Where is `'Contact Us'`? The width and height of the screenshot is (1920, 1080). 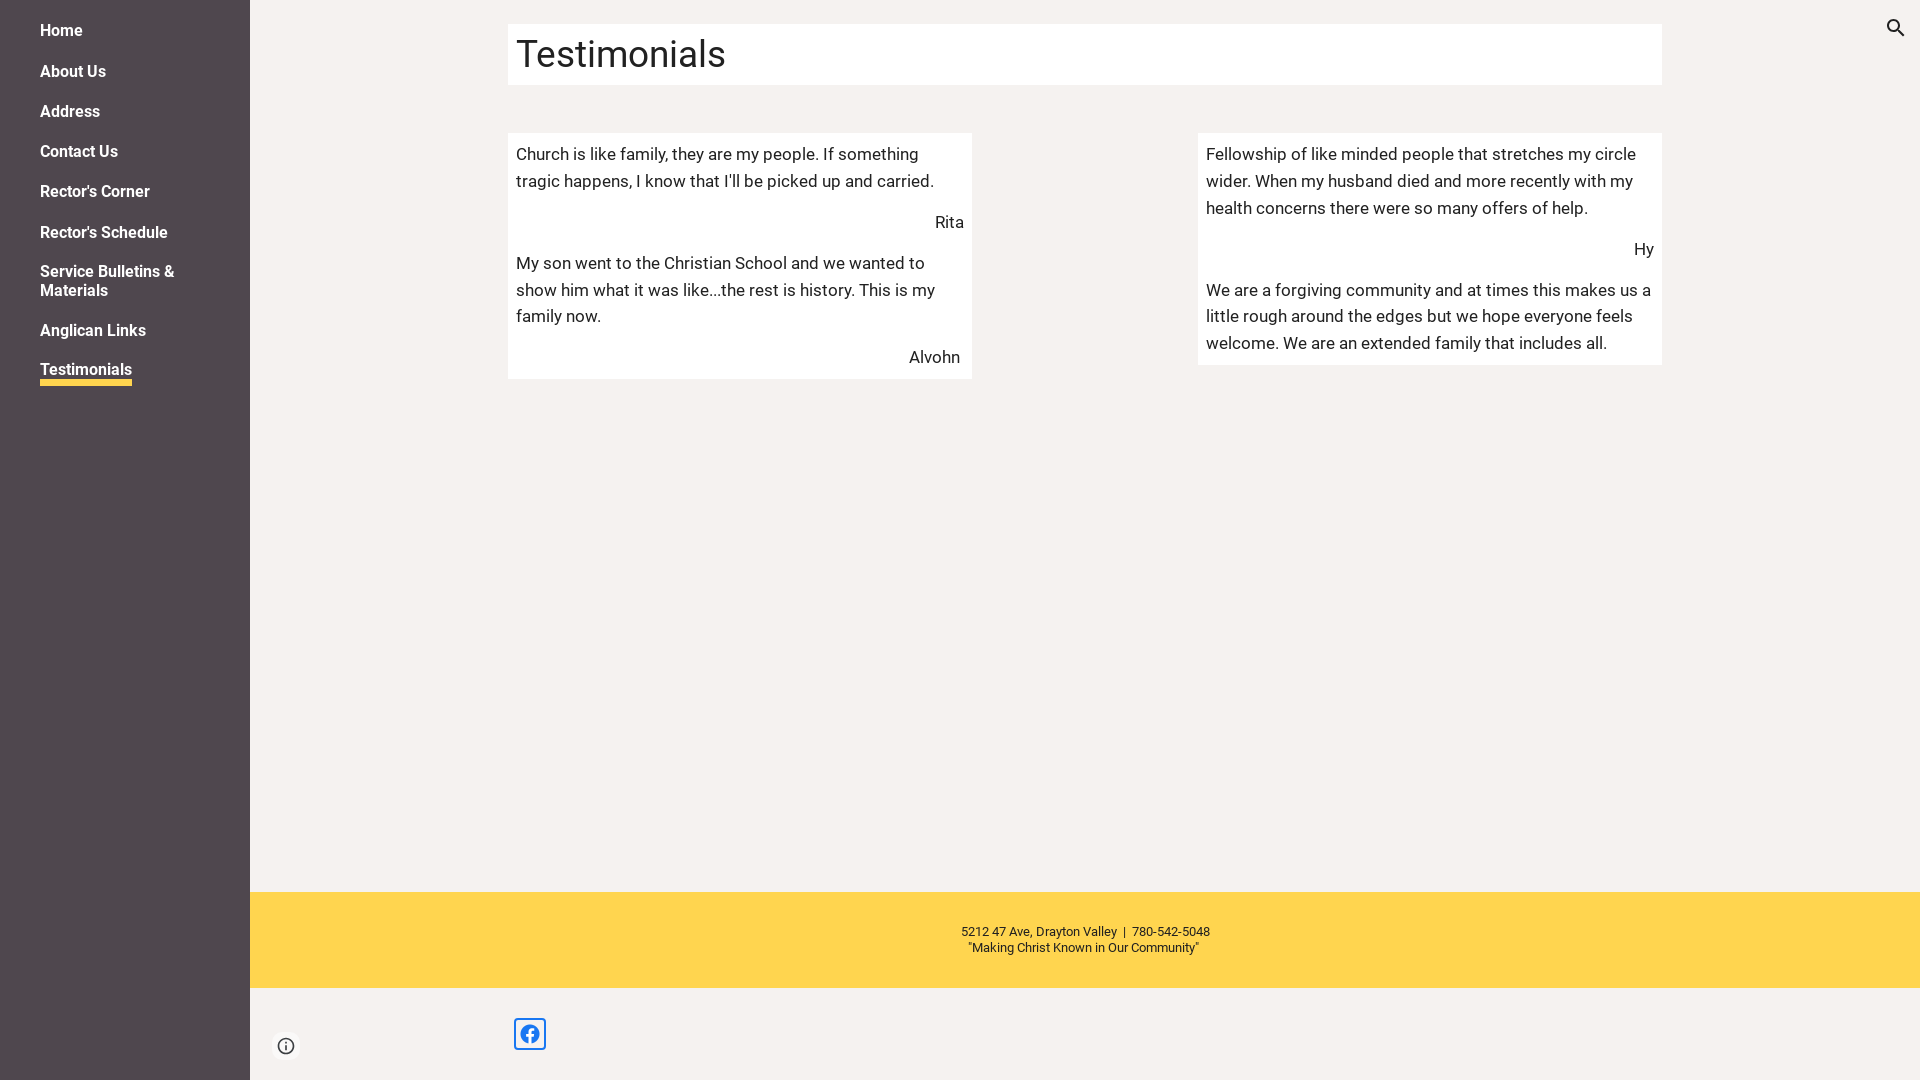
'Contact Us' is located at coordinates (39, 150).